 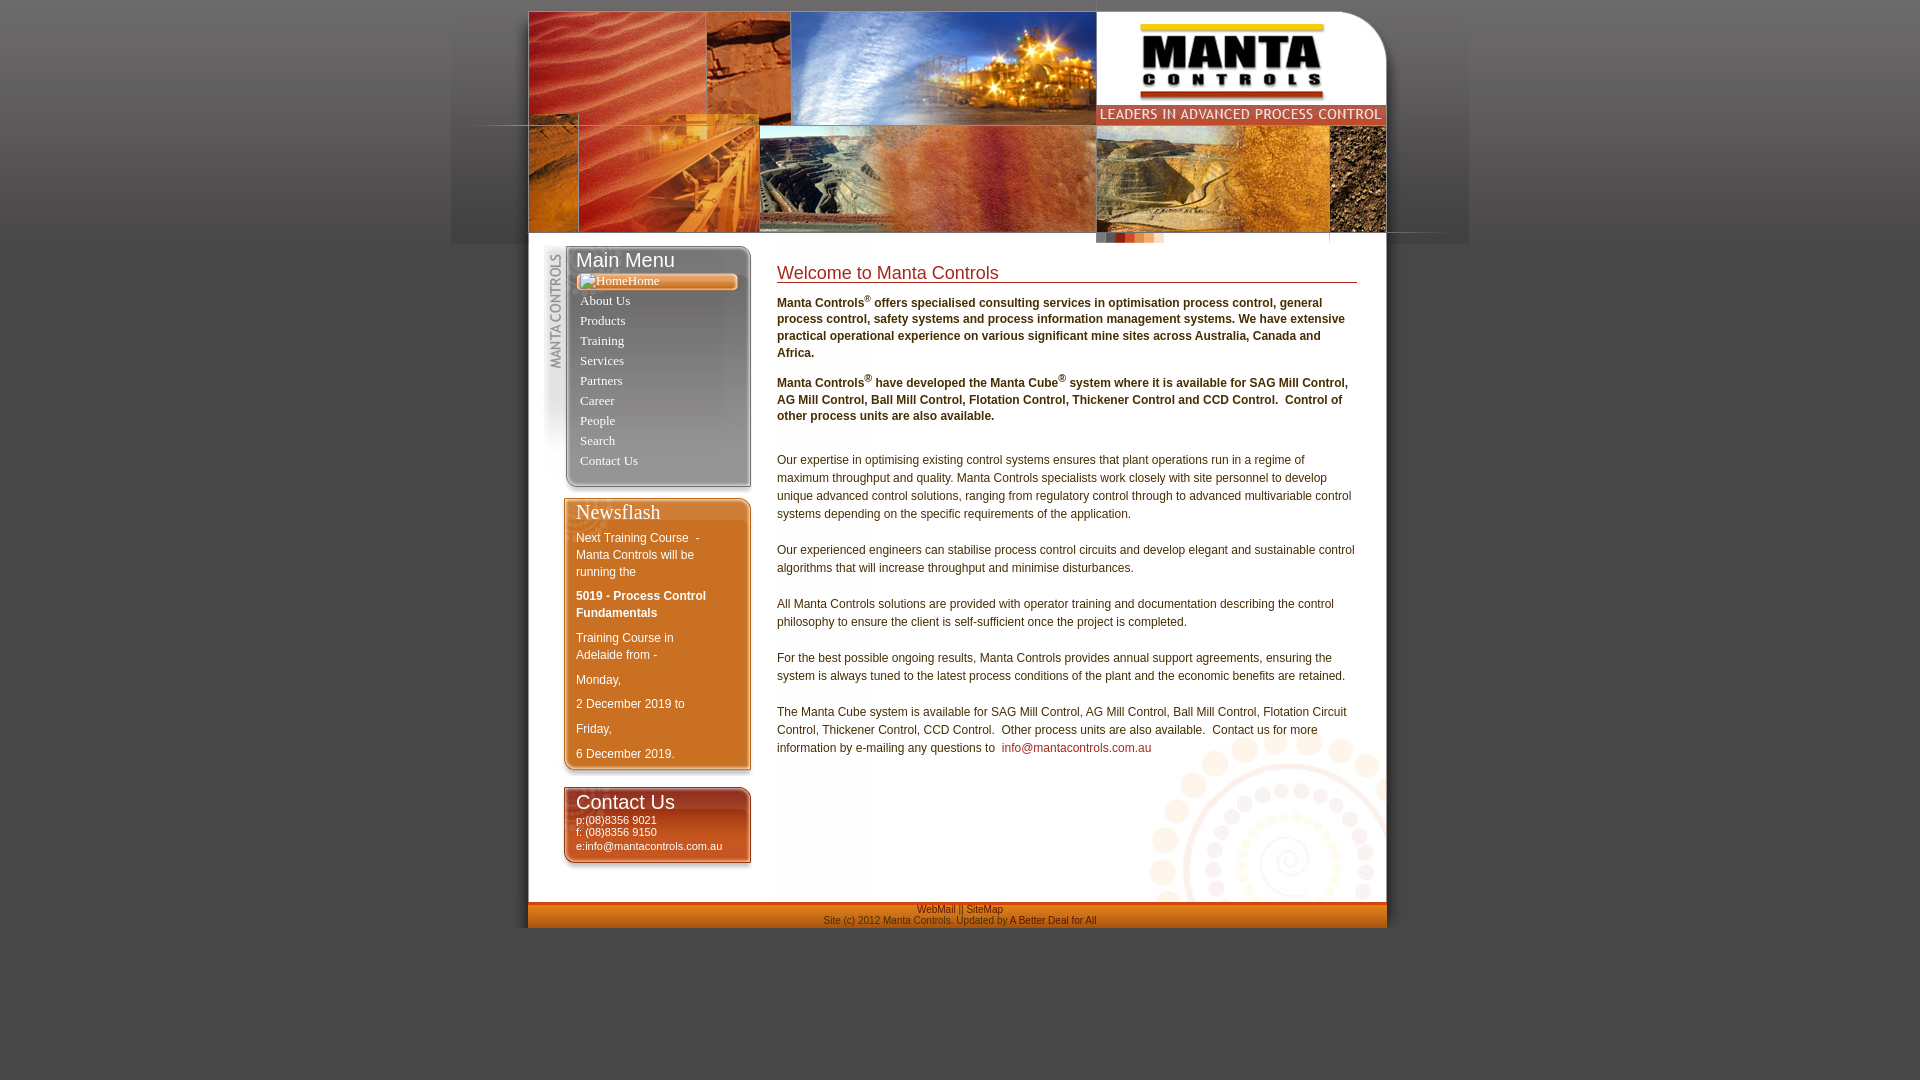 What do you see at coordinates (657, 441) in the screenshot?
I see `'Search'` at bounding box center [657, 441].